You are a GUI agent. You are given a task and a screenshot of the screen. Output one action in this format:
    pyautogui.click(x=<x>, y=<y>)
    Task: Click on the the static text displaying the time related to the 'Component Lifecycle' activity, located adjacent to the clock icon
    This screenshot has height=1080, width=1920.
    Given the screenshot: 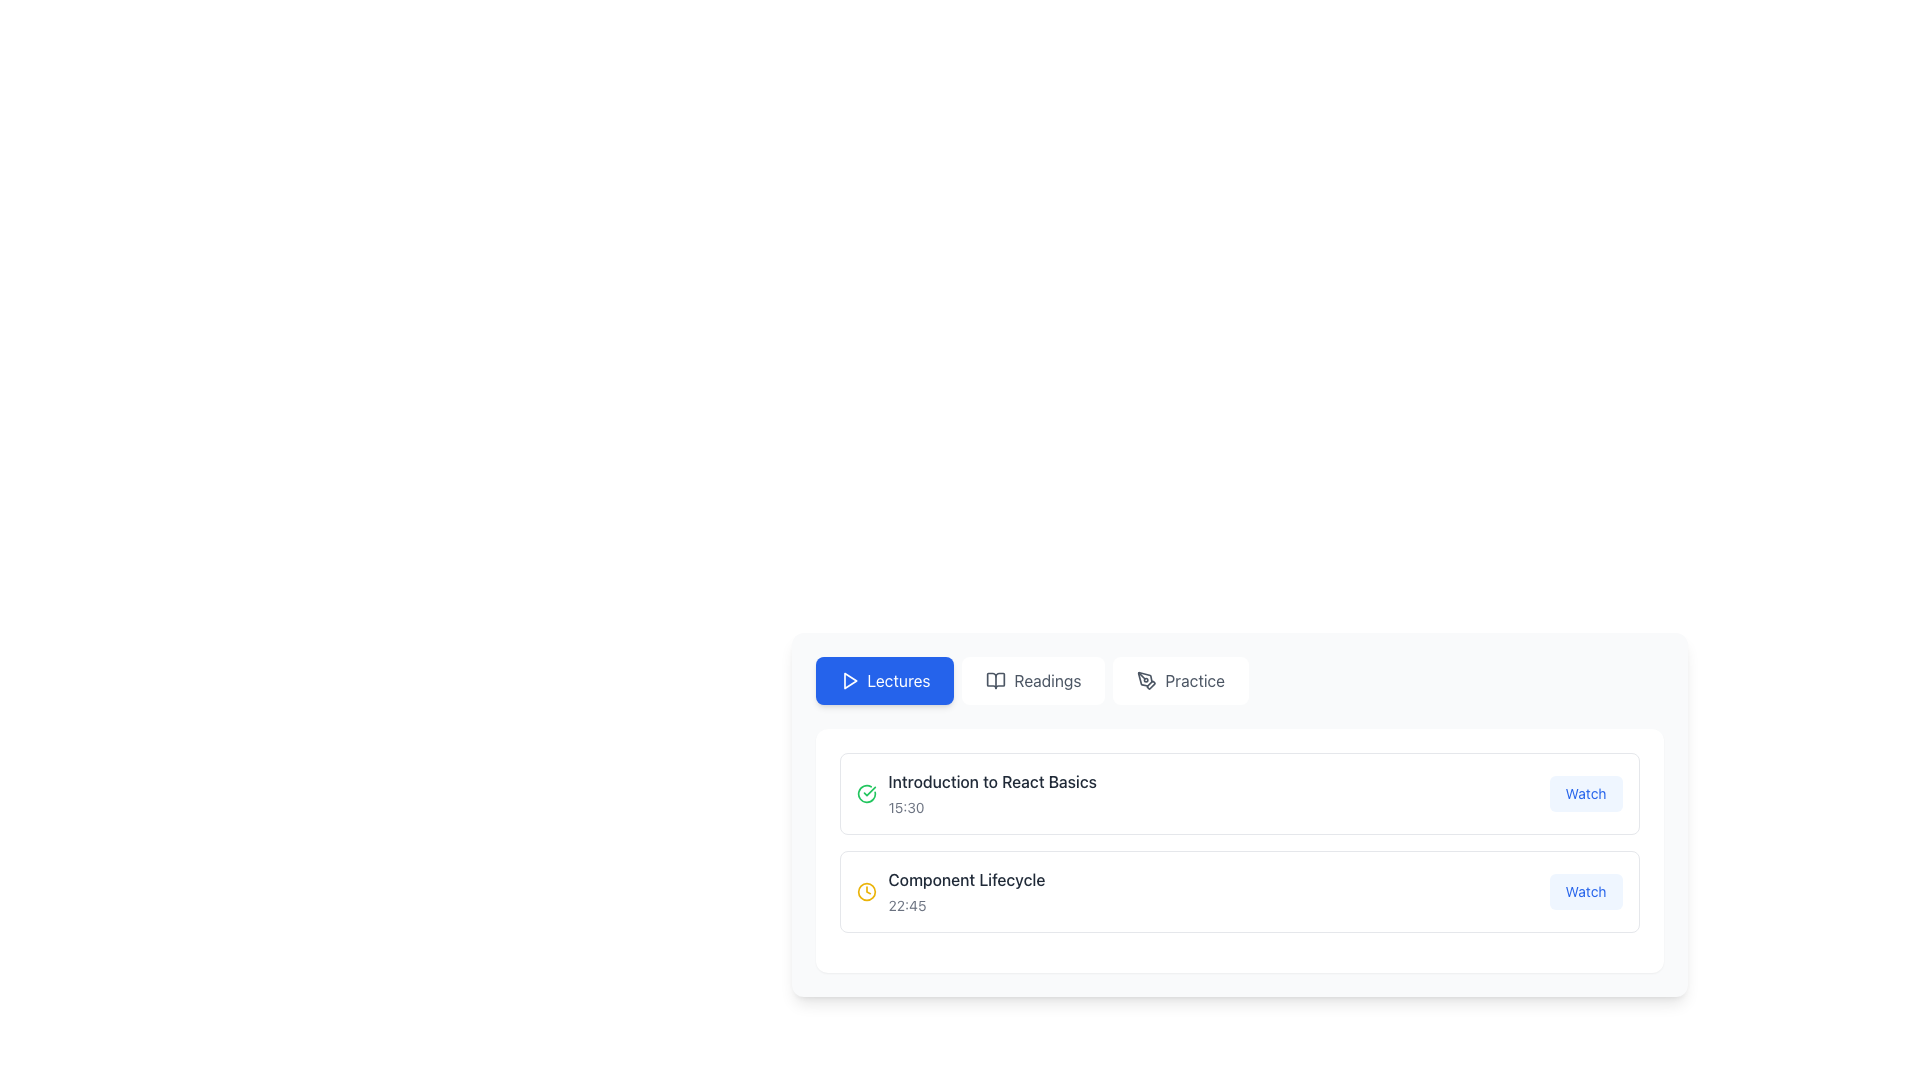 What is the action you would take?
    pyautogui.click(x=906, y=906)
    